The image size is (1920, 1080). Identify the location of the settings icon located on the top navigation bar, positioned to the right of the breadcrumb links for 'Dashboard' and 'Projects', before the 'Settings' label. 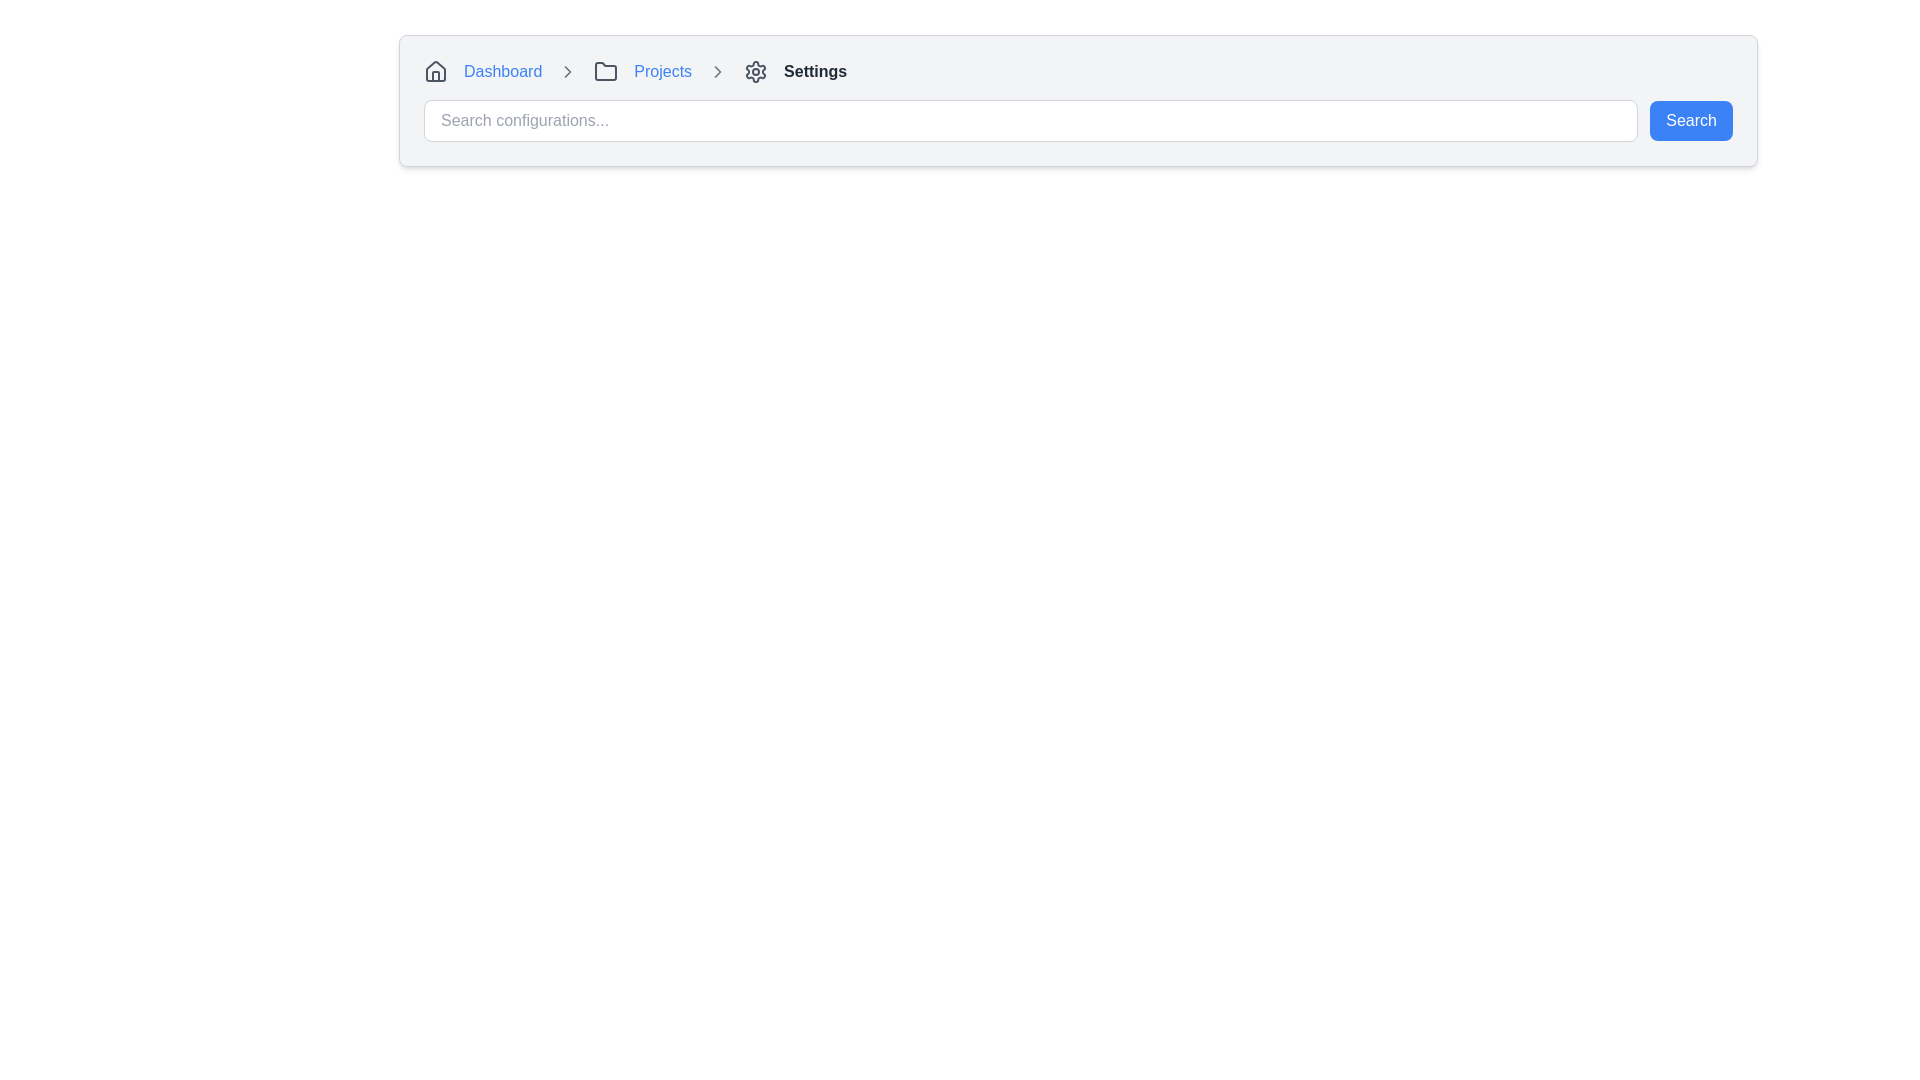
(755, 71).